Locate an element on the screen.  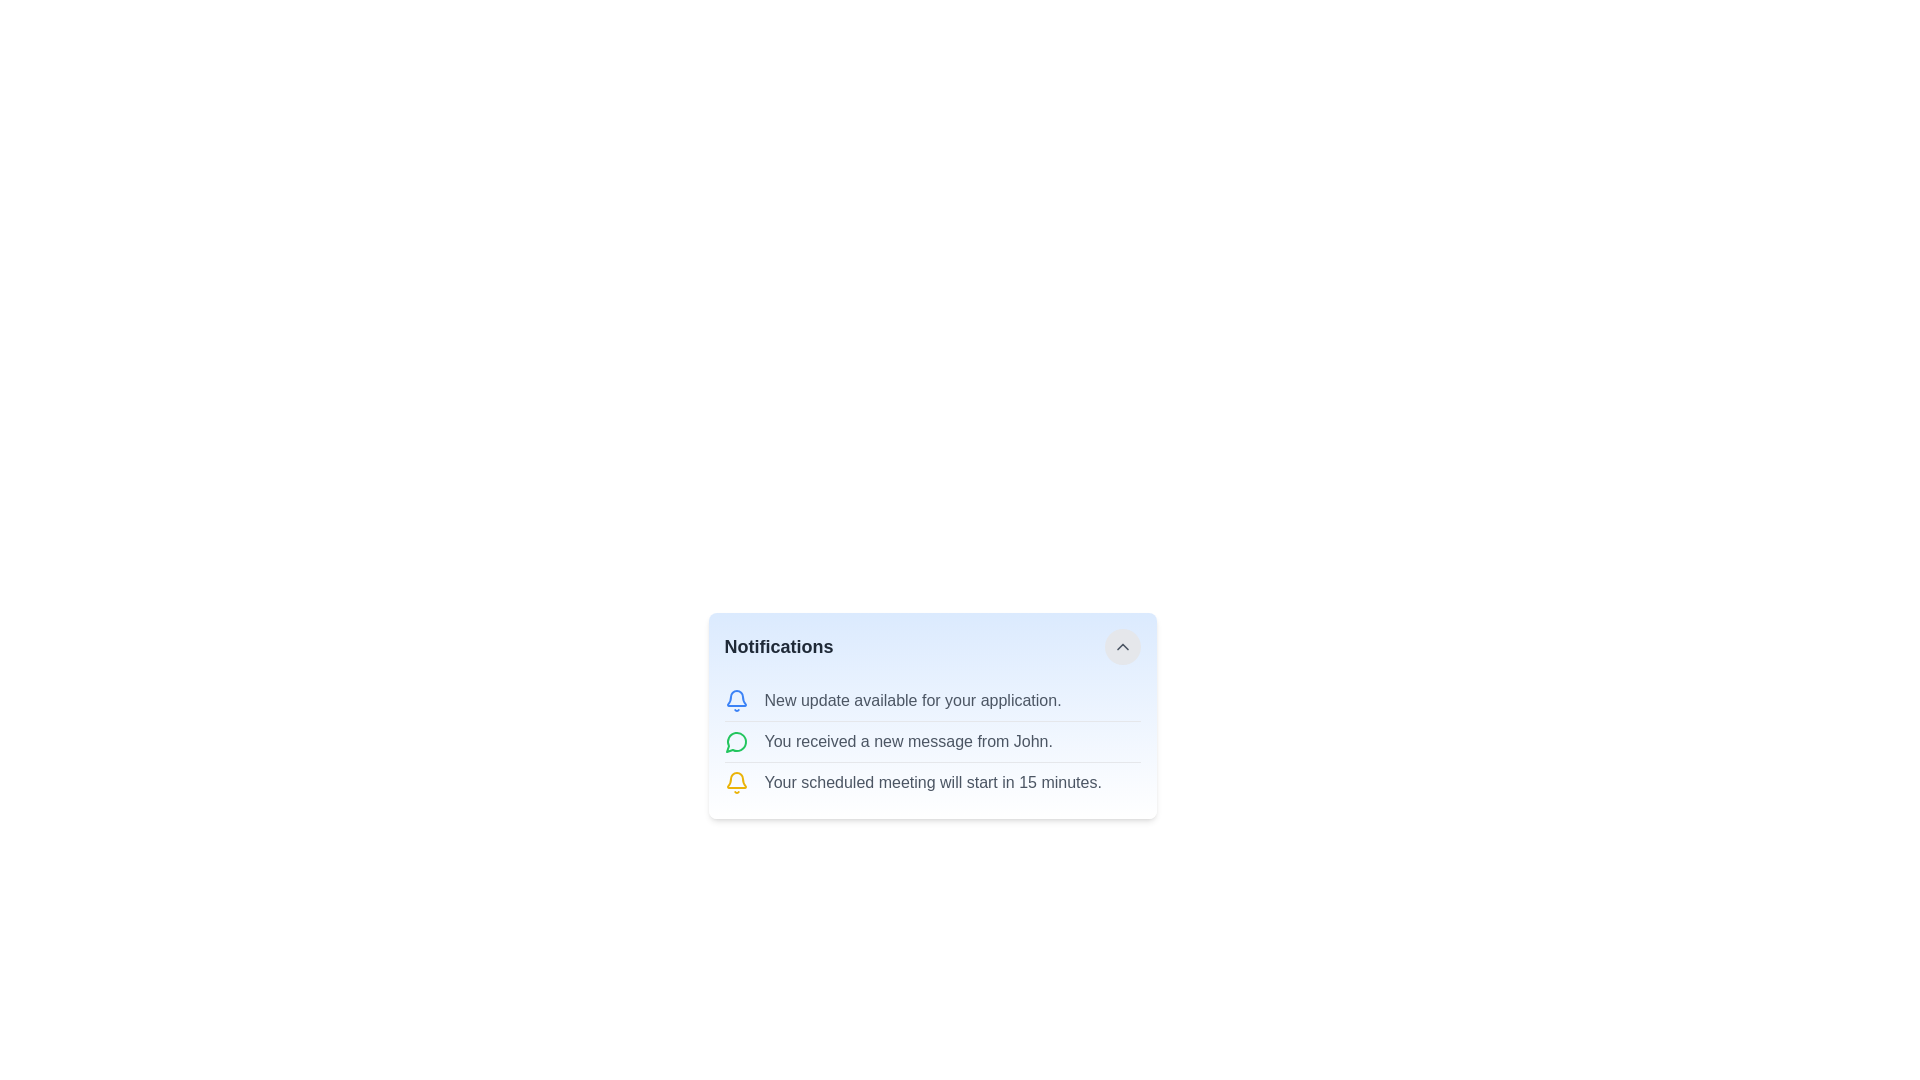
the interactive button located at the top-right corner of the notification card interface is located at coordinates (1122, 647).